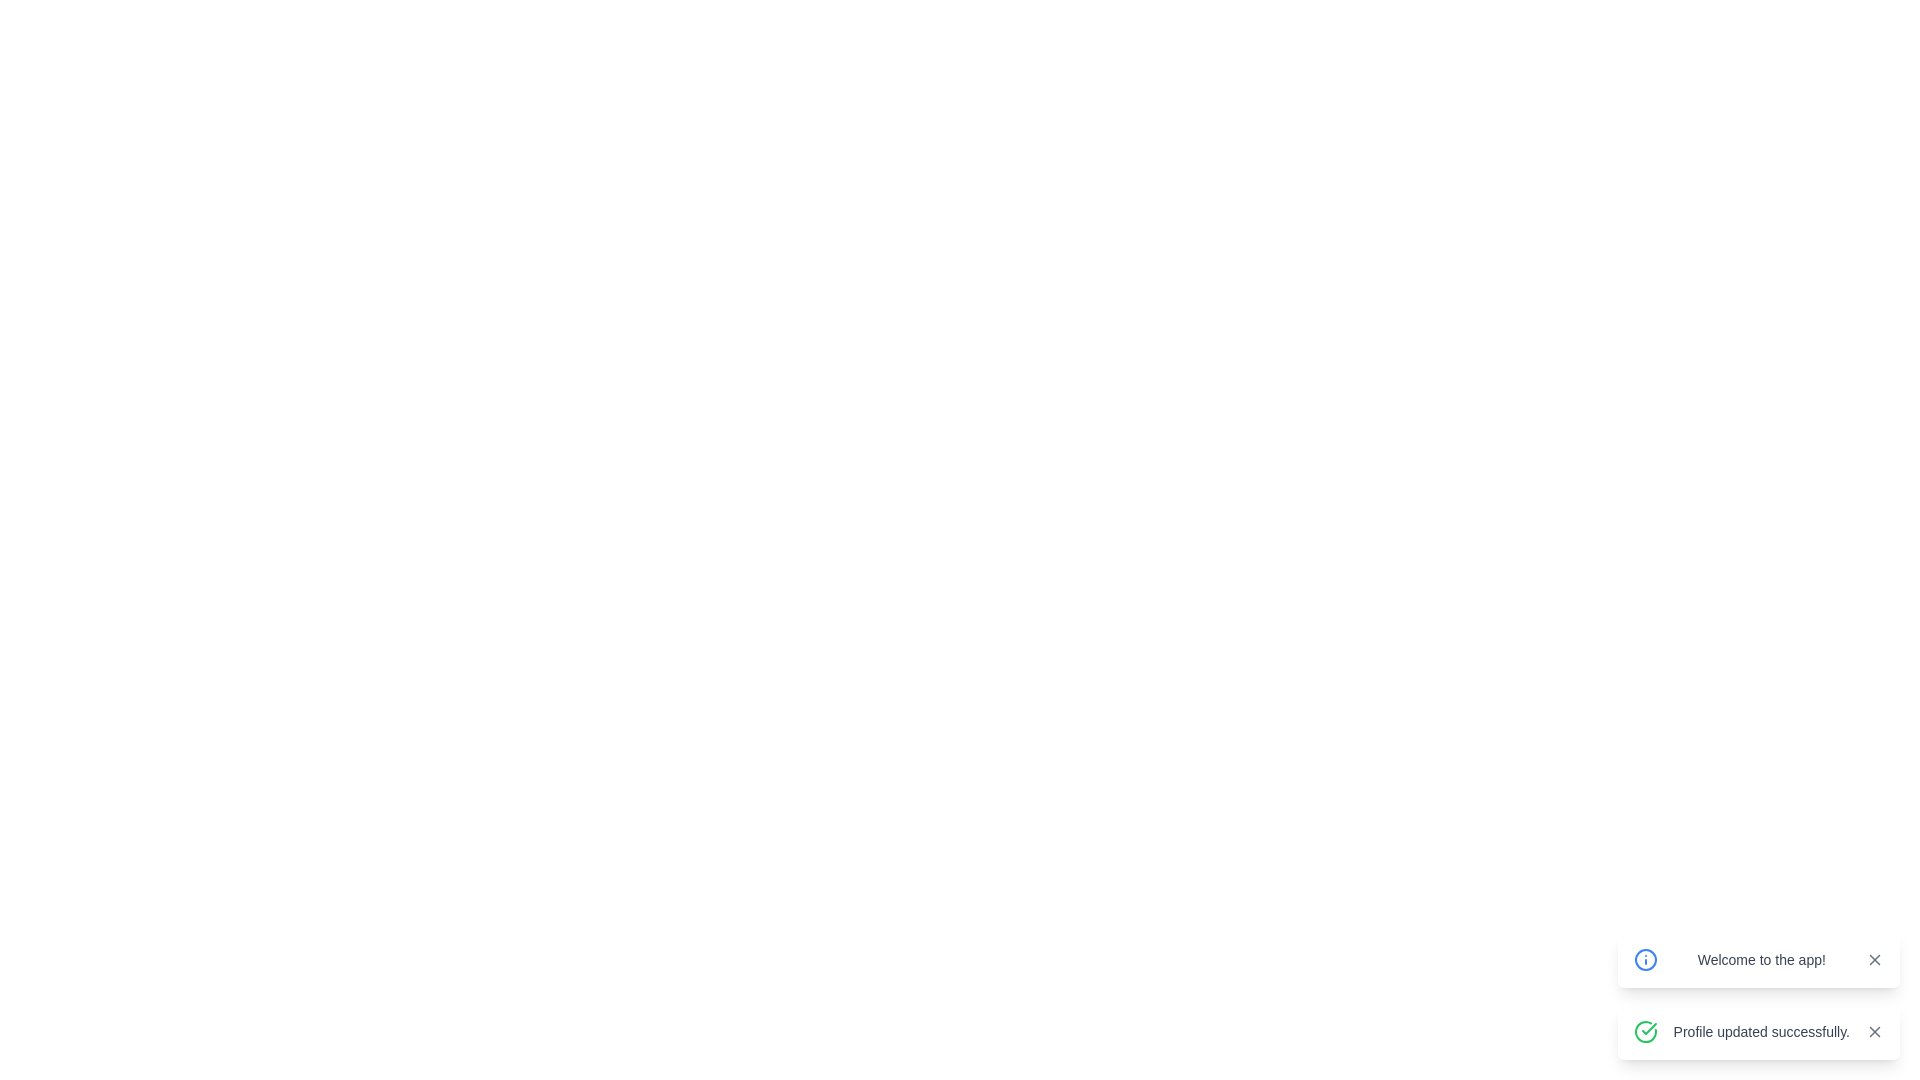 The width and height of the screenshot is (1920, 1080). What do you see at coordinates (1874, 1032) in the screenshot?
I see `the top-right diagonal stroke of the 'X' icon in the notification message box` at bounding box center [1874, 1032].